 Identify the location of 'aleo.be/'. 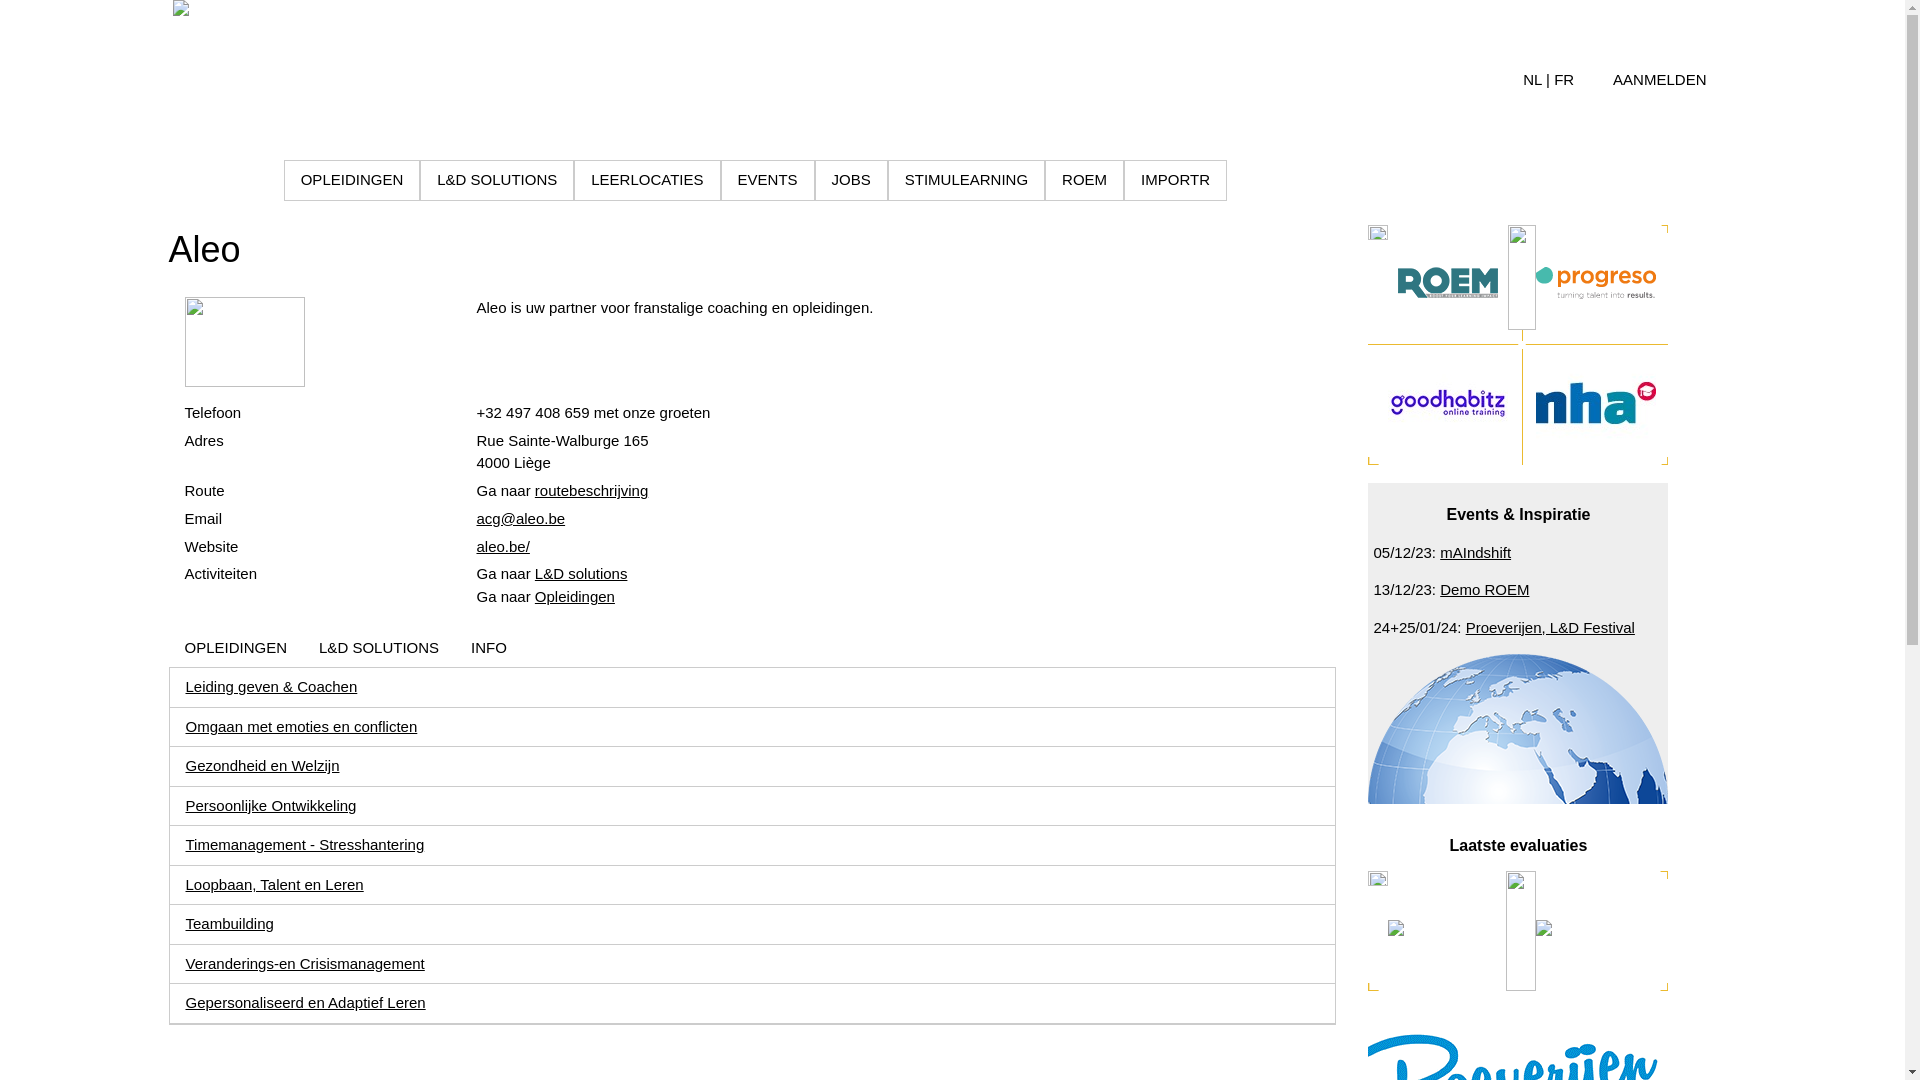
(474, 546).